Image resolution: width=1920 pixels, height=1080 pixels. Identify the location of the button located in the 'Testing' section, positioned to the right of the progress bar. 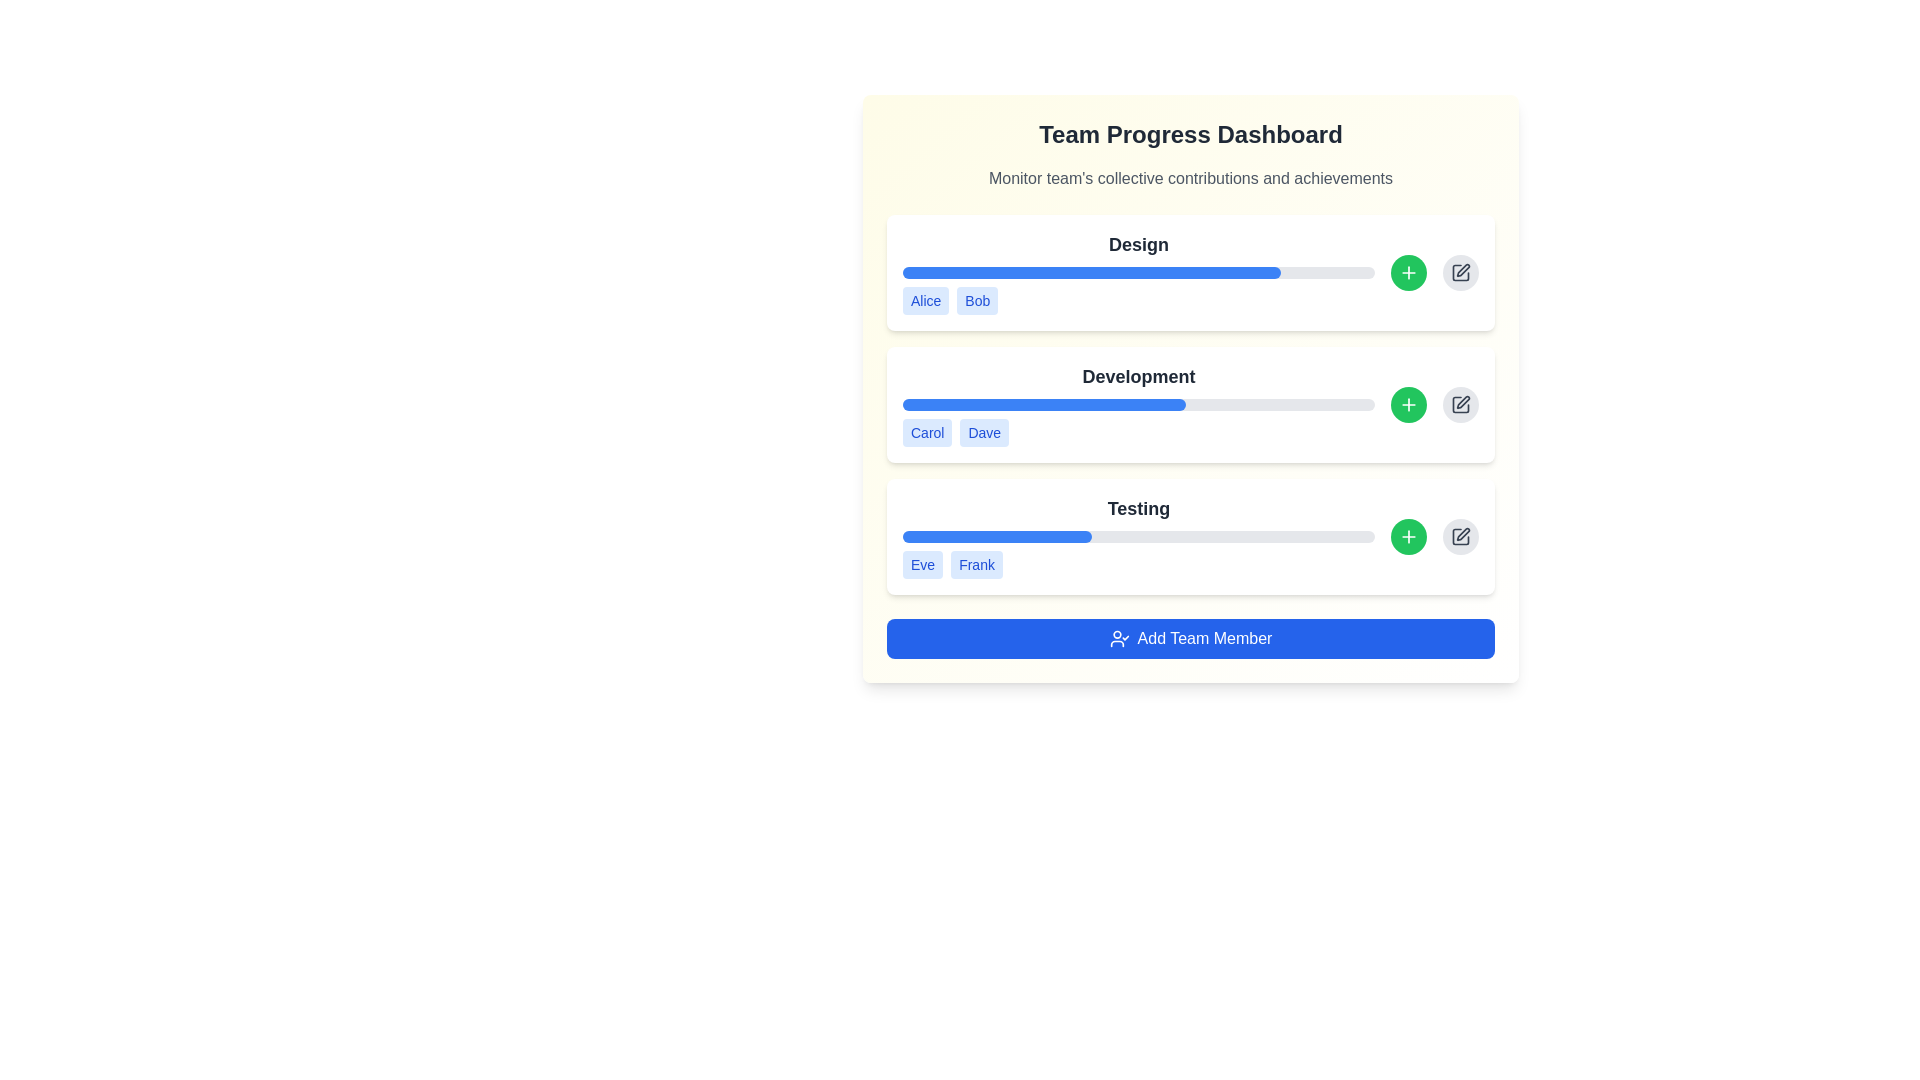
(1408, 535).